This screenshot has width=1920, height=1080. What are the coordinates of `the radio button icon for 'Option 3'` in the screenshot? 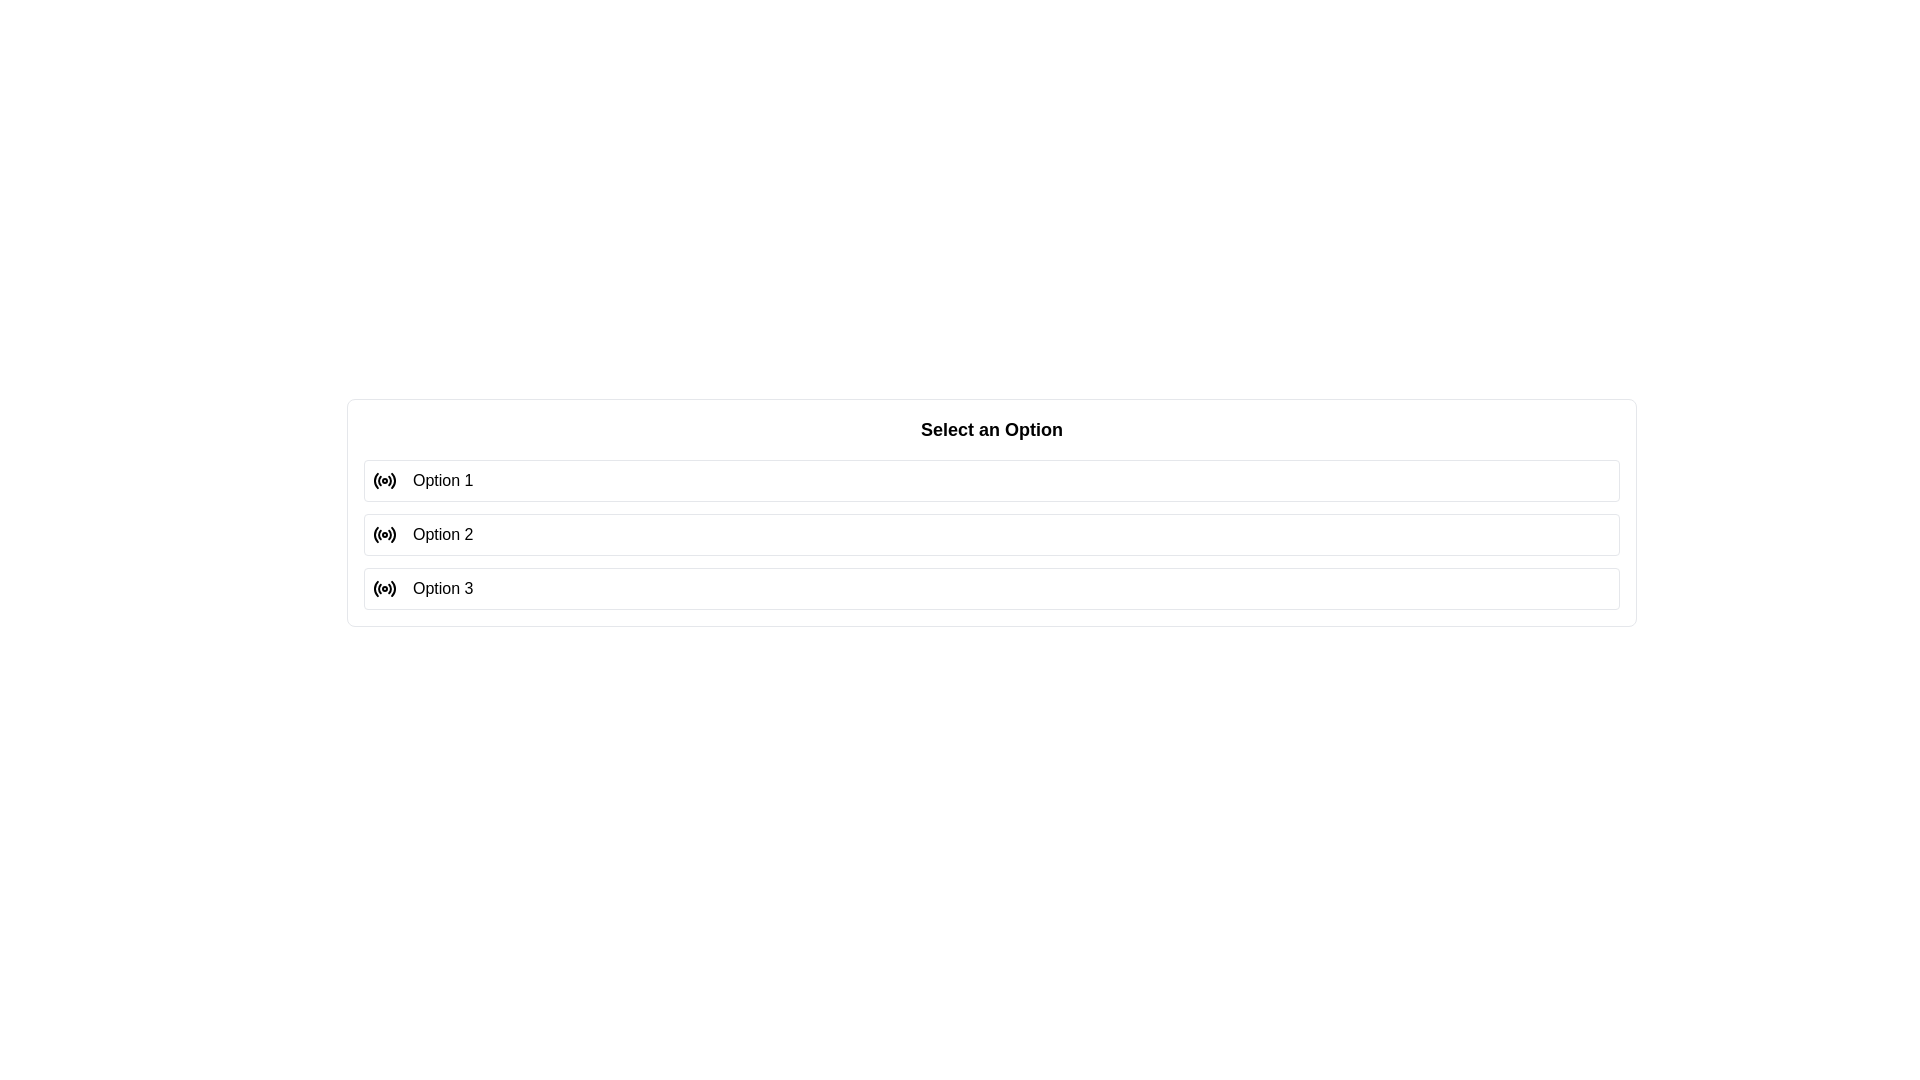 It's located at (384, 588).